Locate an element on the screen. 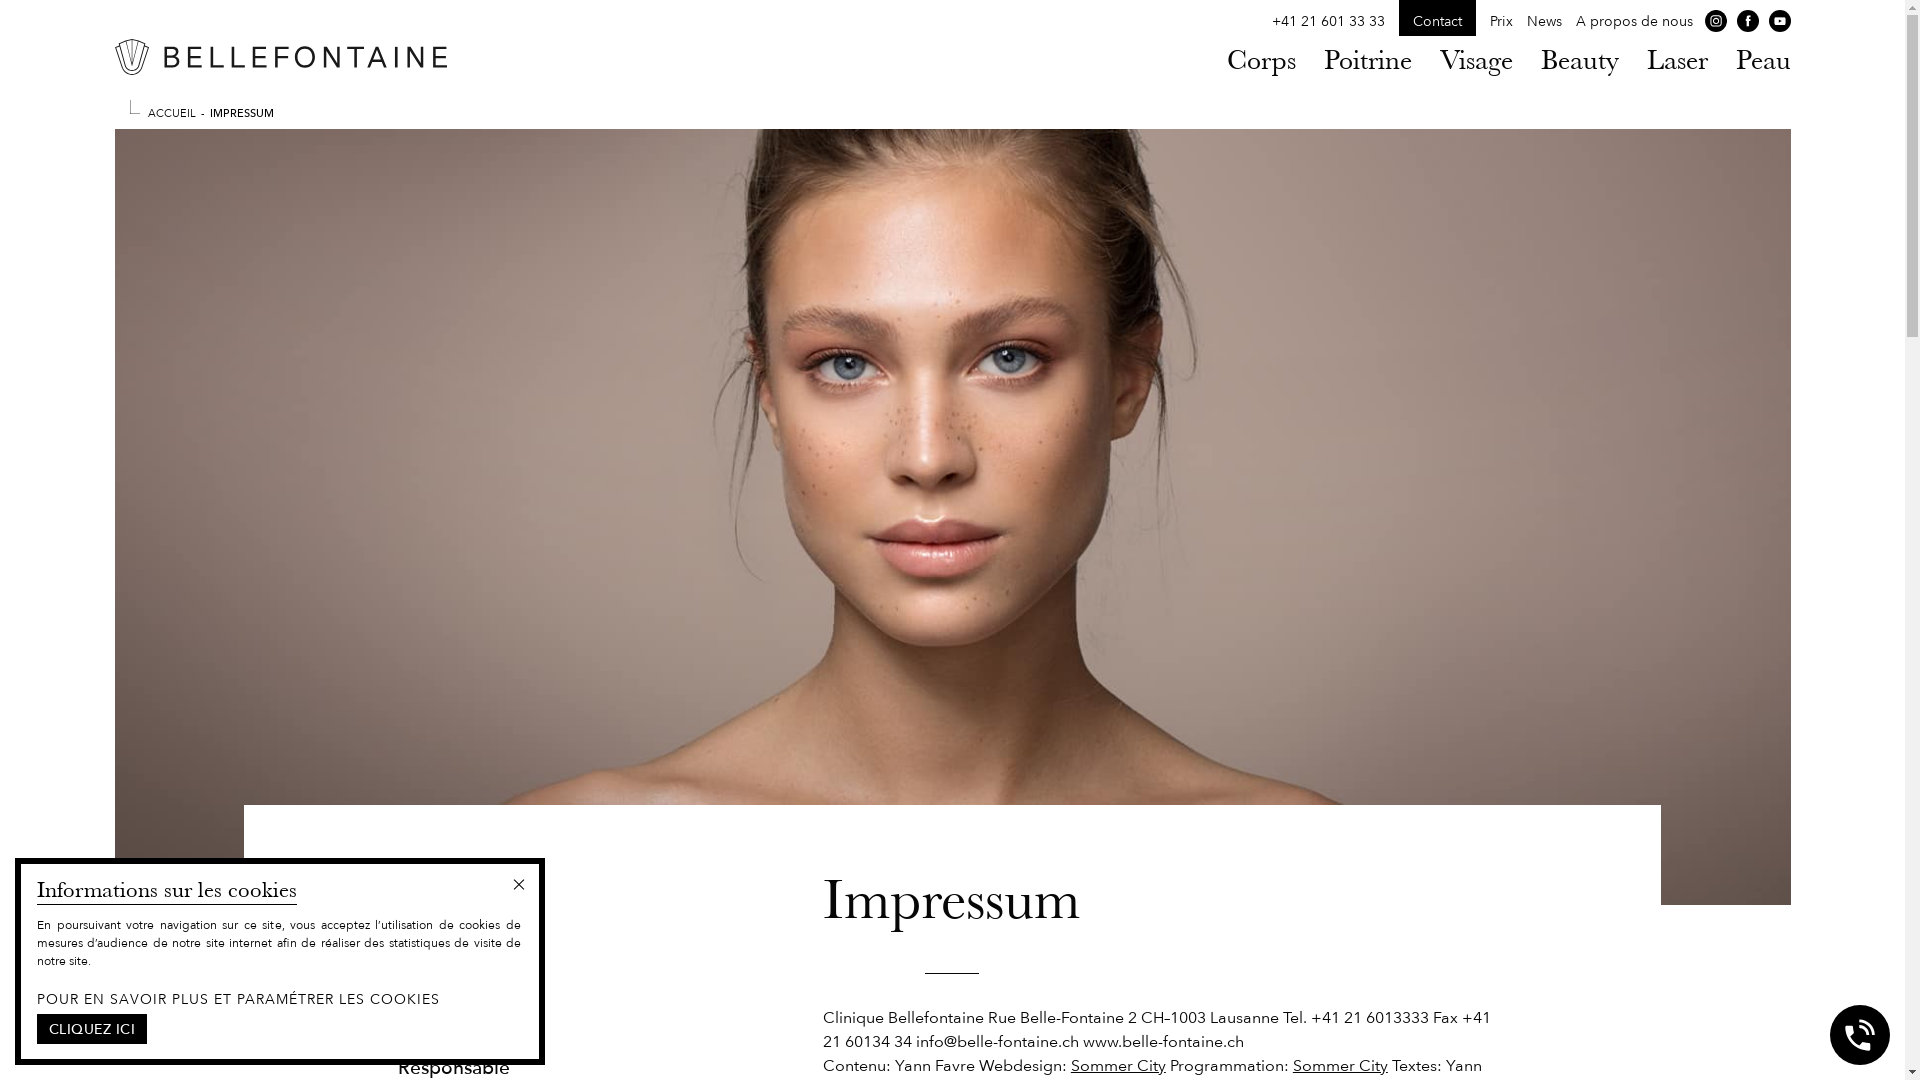 The image size is (1920, 1080). 'Prix' is located at coordinates (1501, 21).